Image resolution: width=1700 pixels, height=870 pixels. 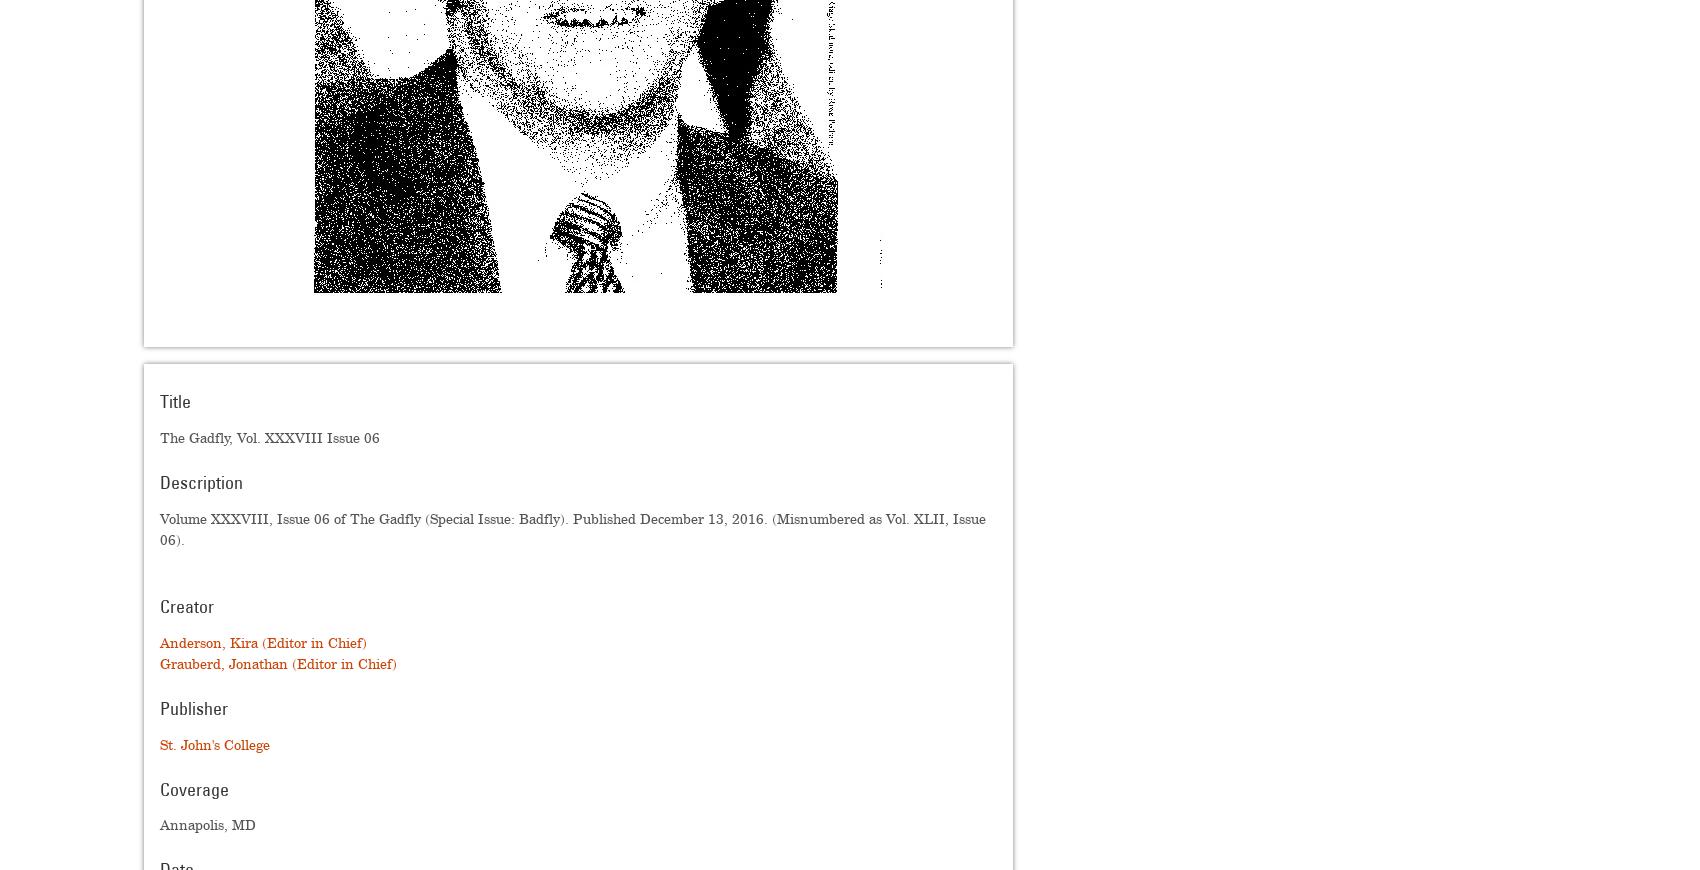 I want to click on 'Publisher', so click(x=192, y=710).